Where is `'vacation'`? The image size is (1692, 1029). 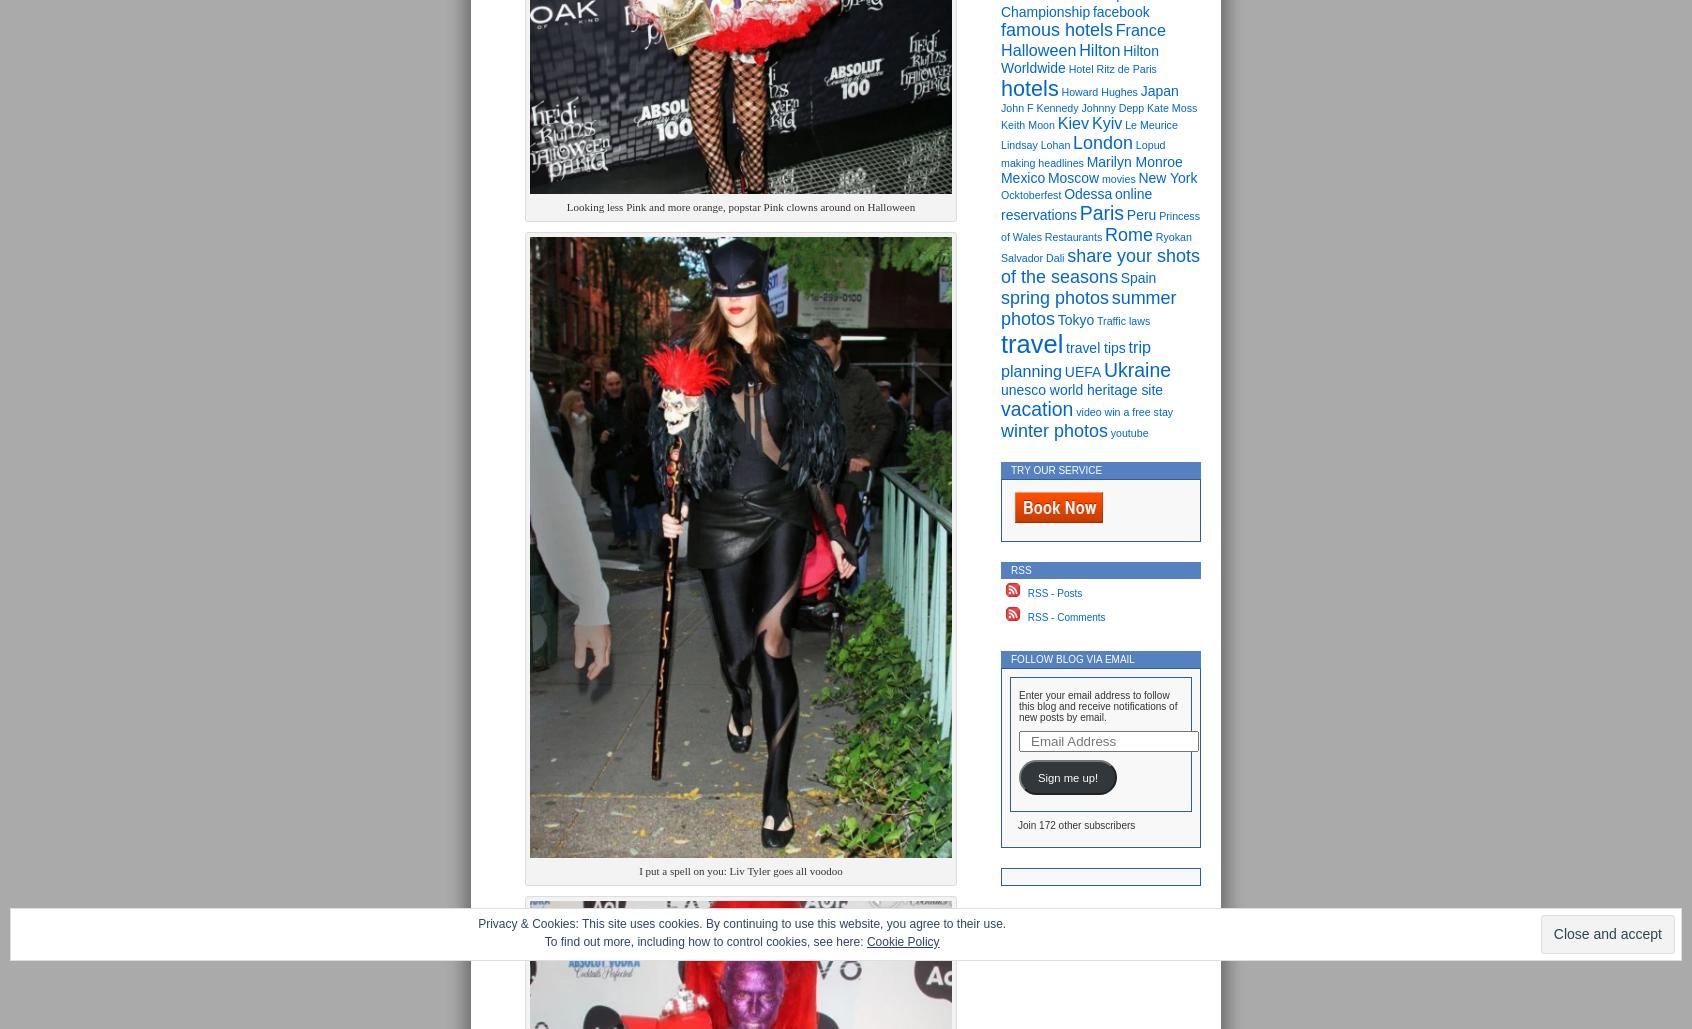 'vacation' is located at coordinates (1036, 408).